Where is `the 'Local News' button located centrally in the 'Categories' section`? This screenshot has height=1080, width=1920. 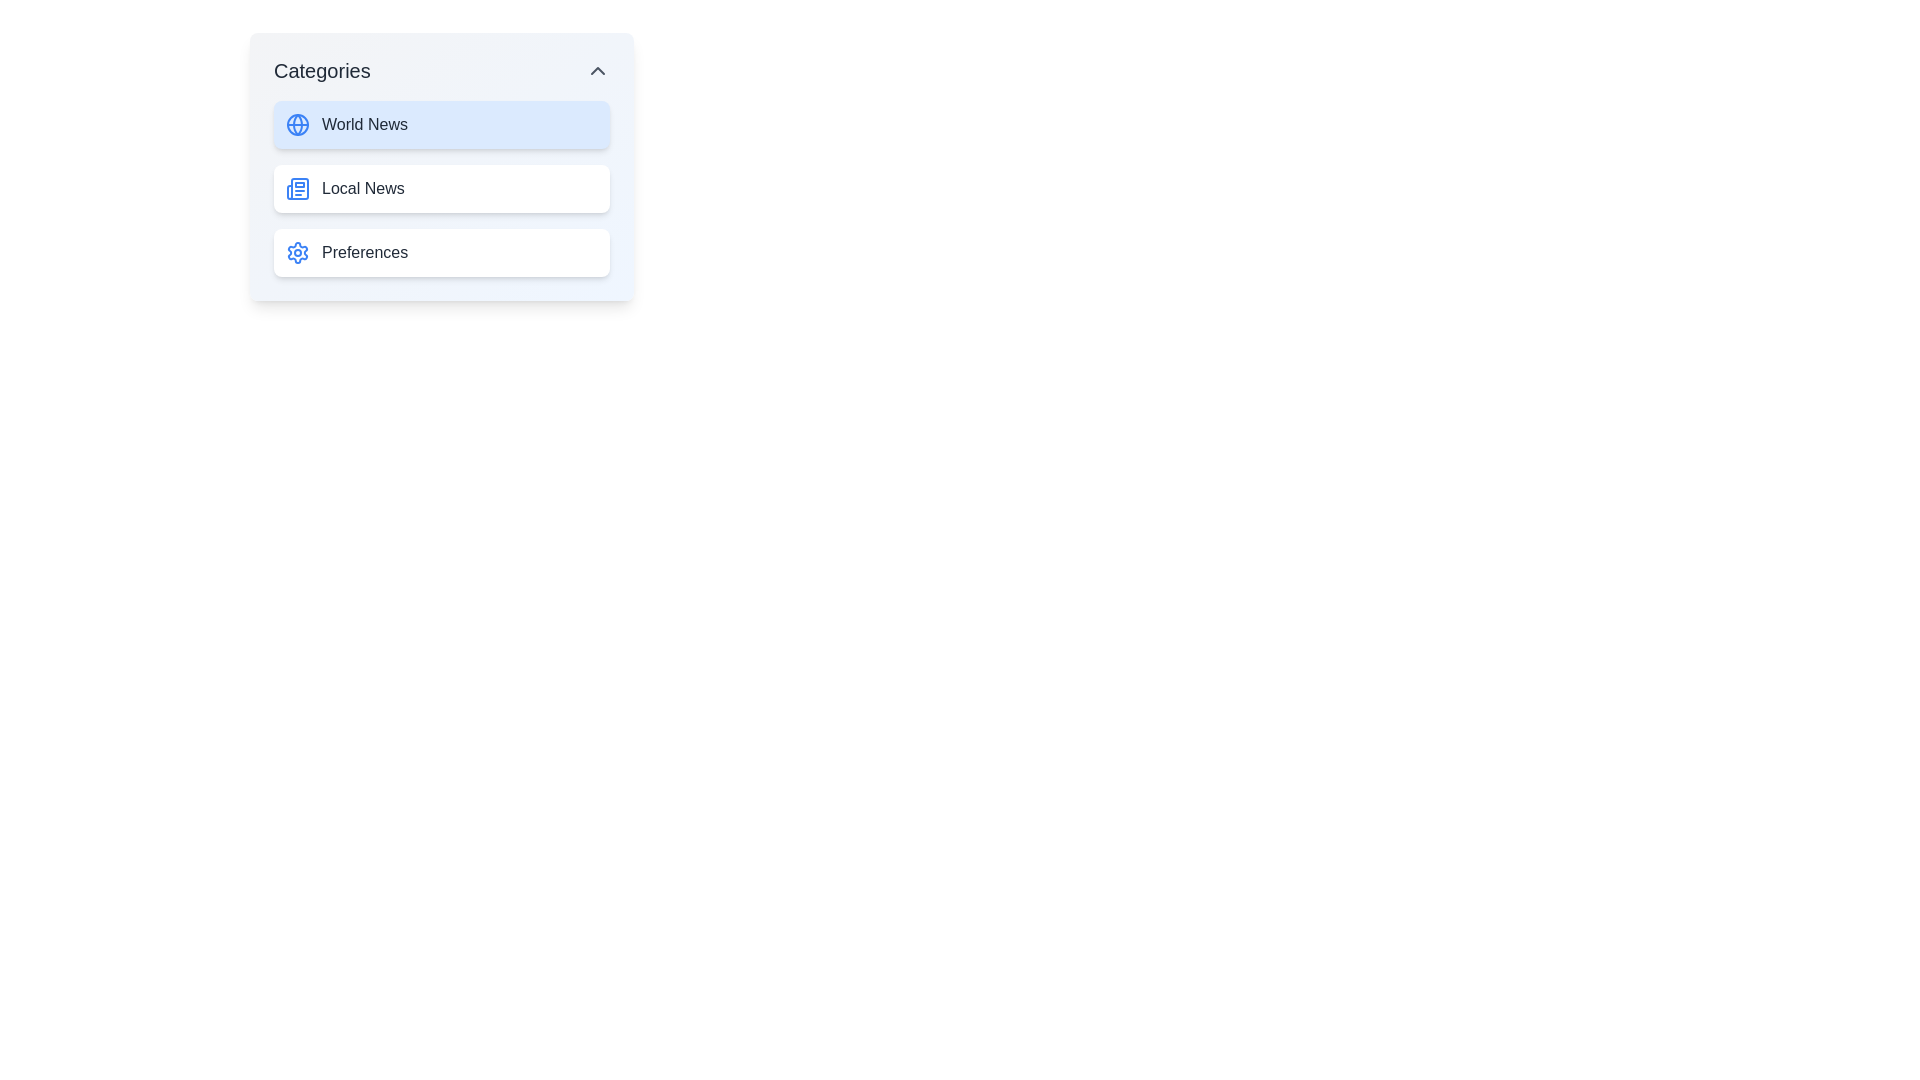 the 'Local News' button located centrally in the 'Categories' section is located at coordinates (440, 189).